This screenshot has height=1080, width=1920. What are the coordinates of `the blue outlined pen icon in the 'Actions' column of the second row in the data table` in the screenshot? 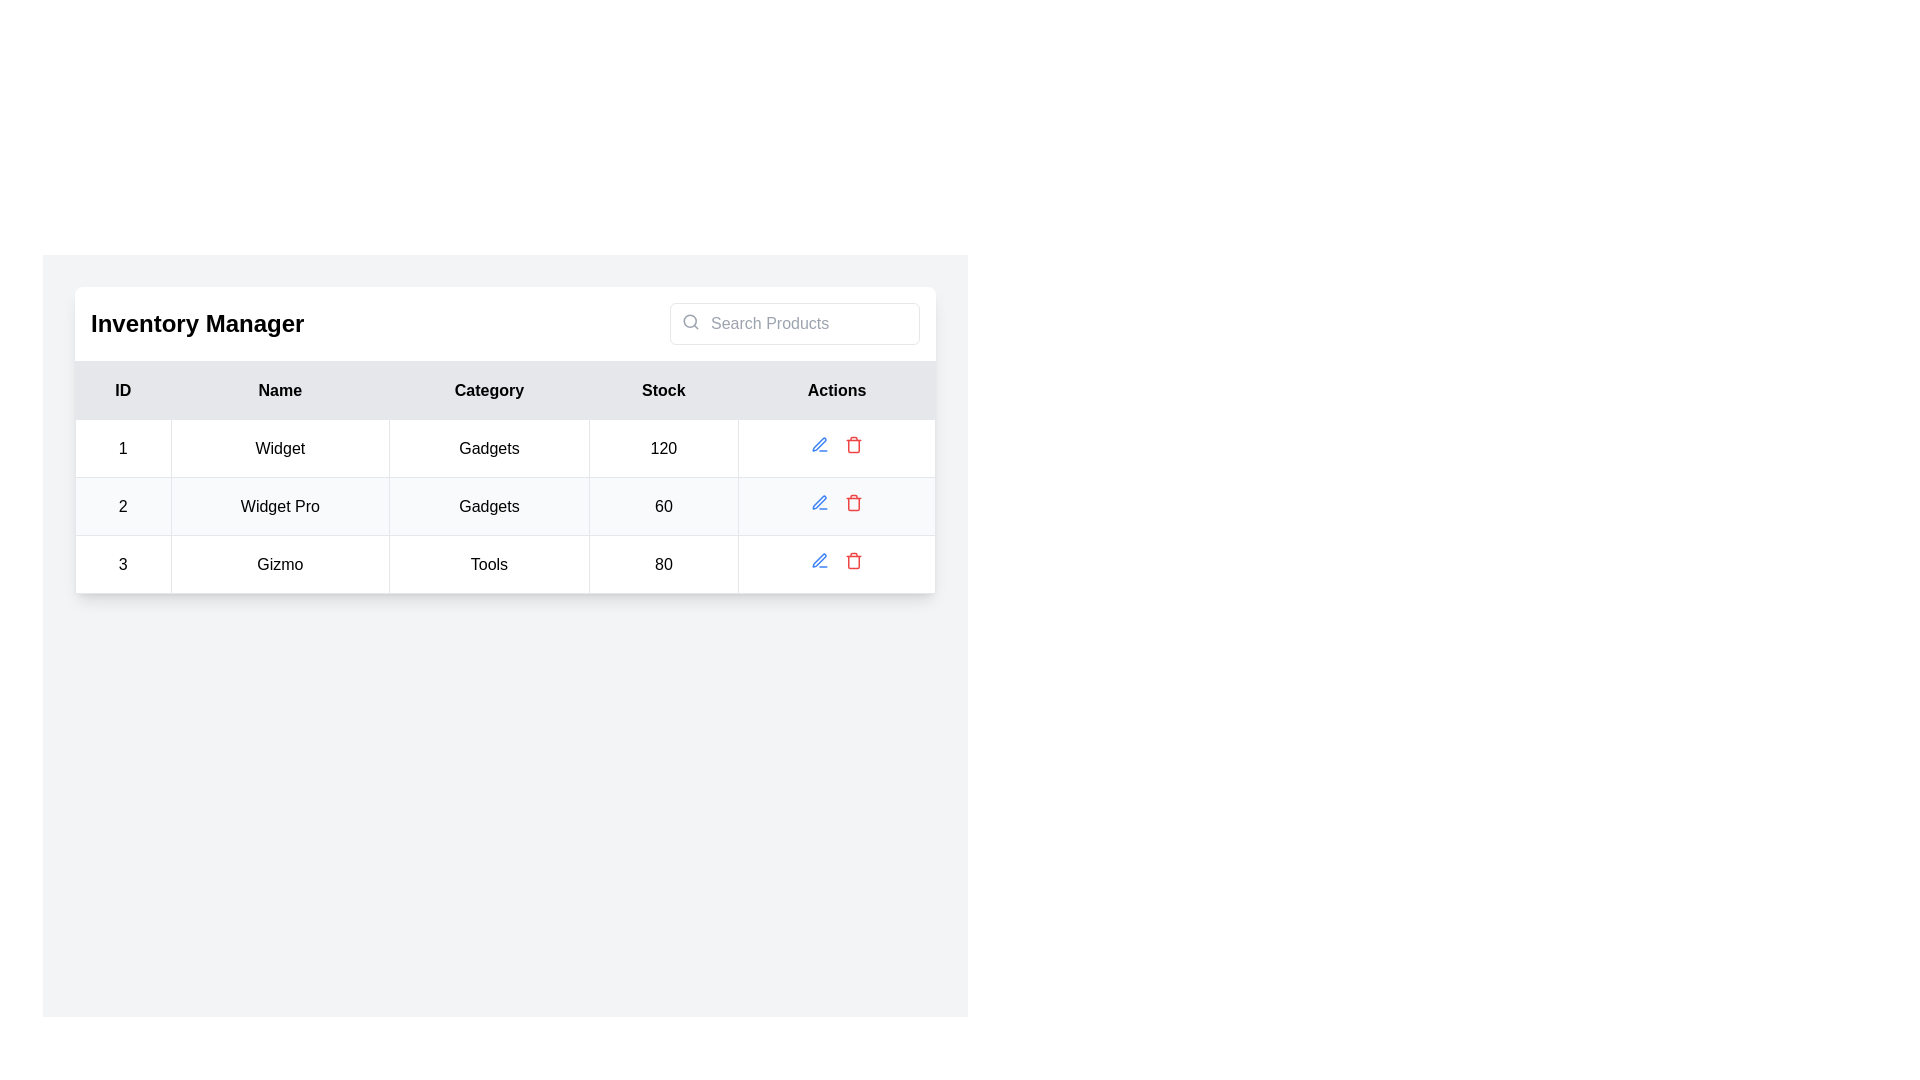 It's located at (819, 501).